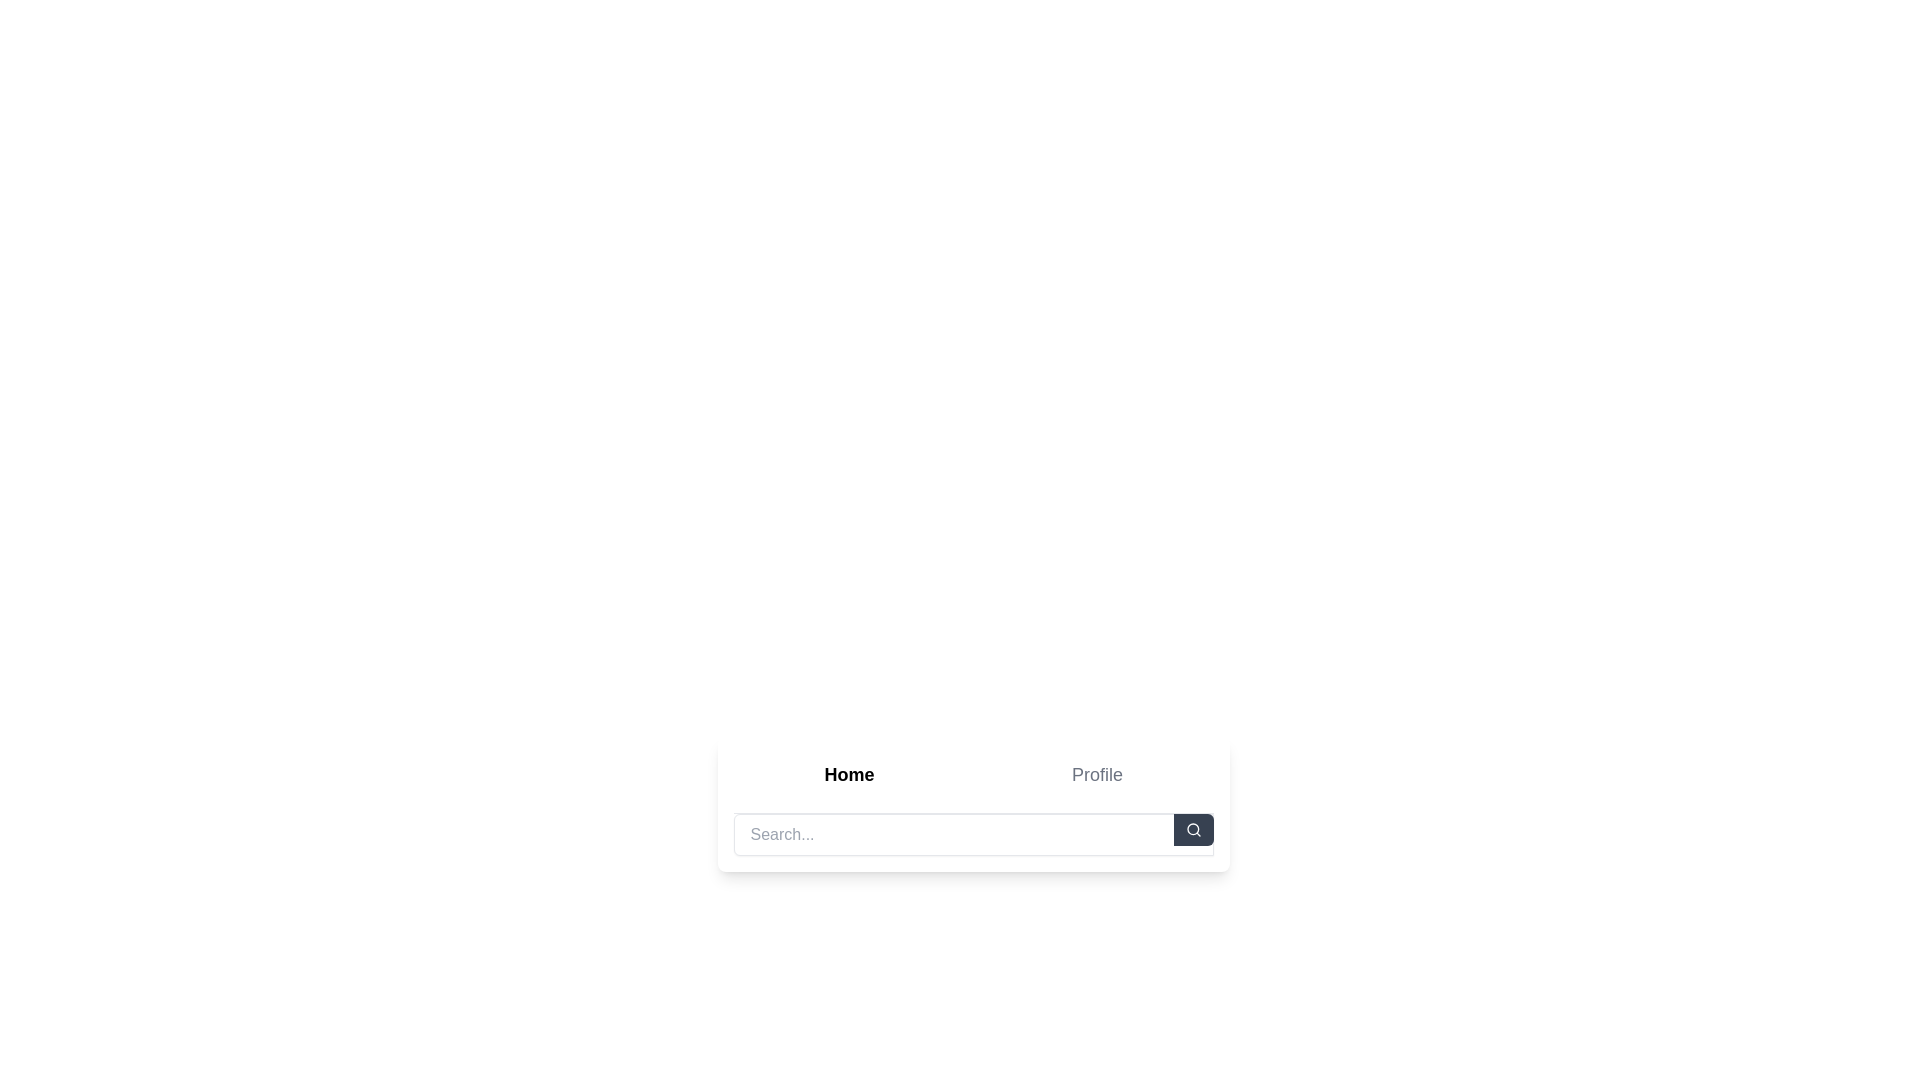  What do you see at coordinates (1193, 829) in the screenshot?
I see `the rounded rectangle search button with a dark gray background and magnifying glass icon located at the far right of the search bar layout` at bounding box center [1193, 829].